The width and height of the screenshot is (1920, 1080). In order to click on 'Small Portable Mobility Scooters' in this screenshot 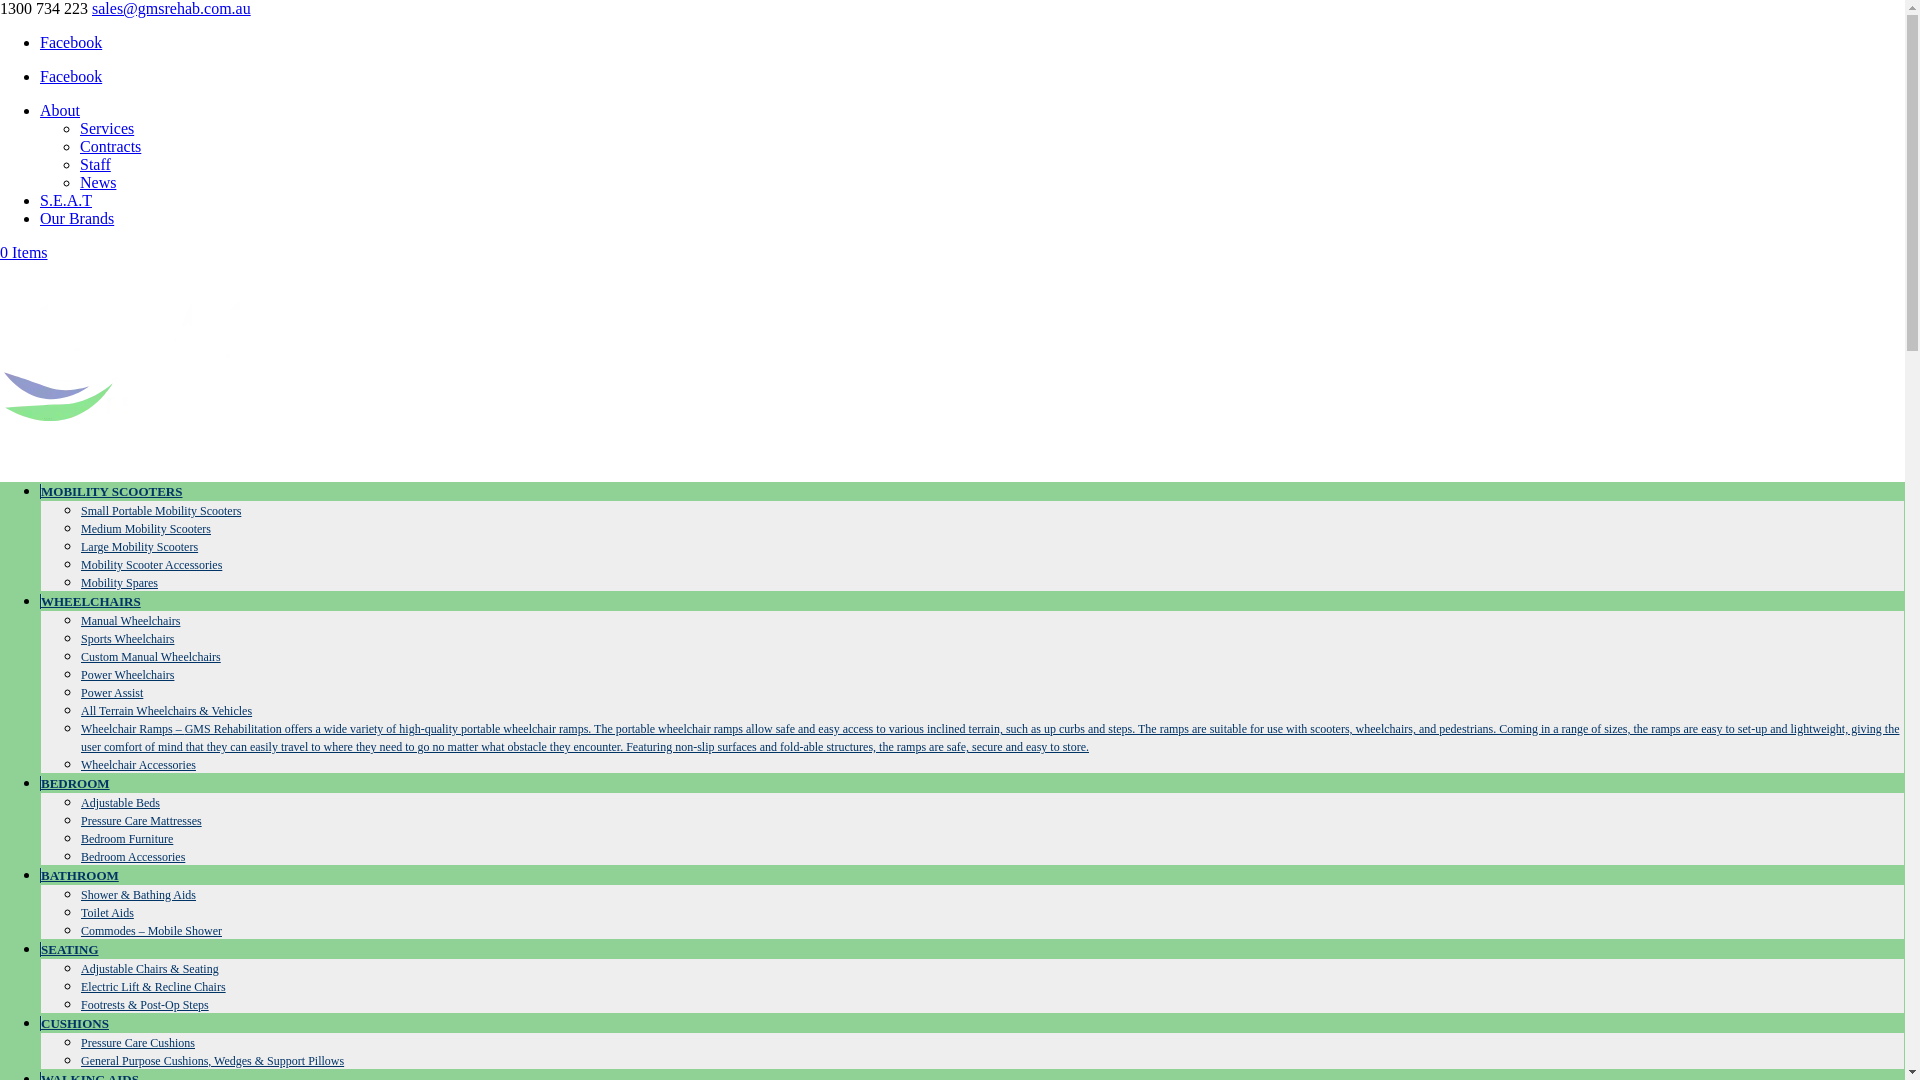, I will do `click(80, 509)`.